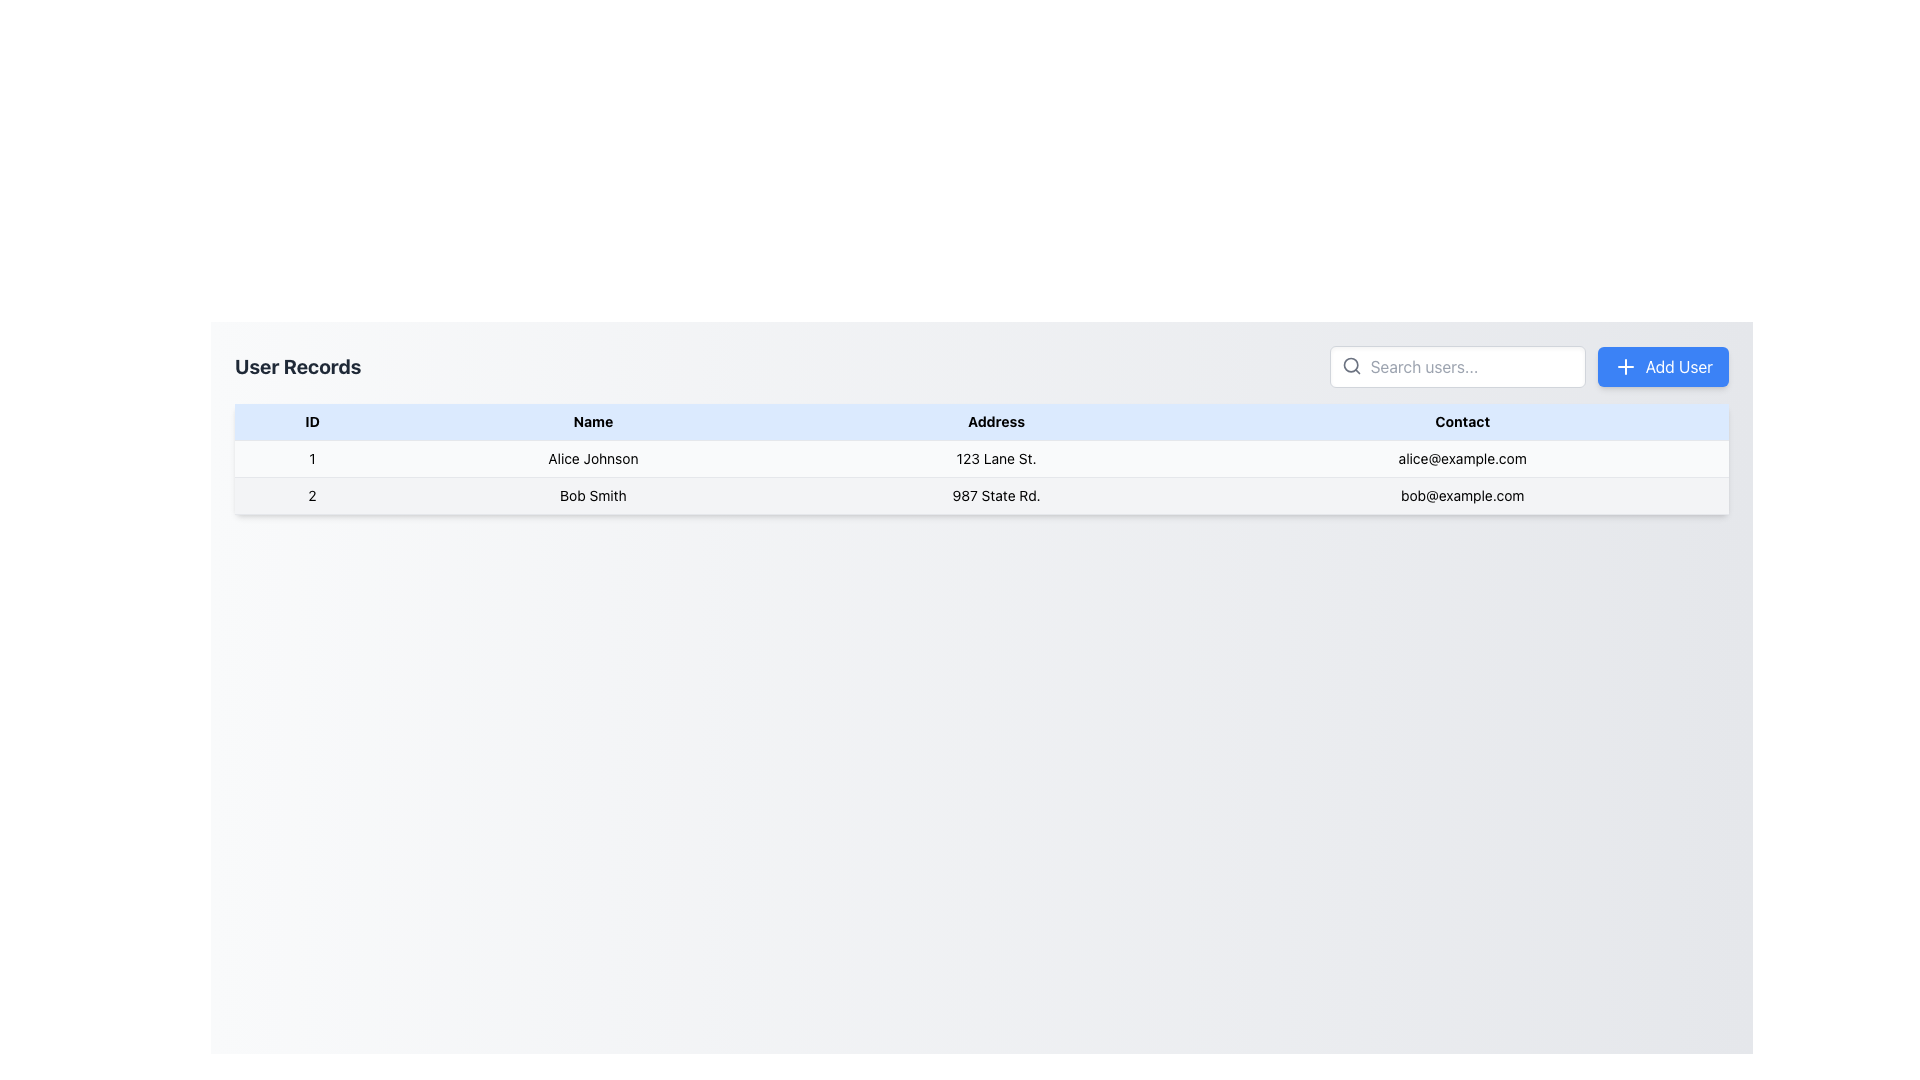 This screenshot has height=1080, width=1920. I want to click on the 'Contact' column header in the table, which is the fourth column header aligned with the 'Contact' data, so click(1462, 421).